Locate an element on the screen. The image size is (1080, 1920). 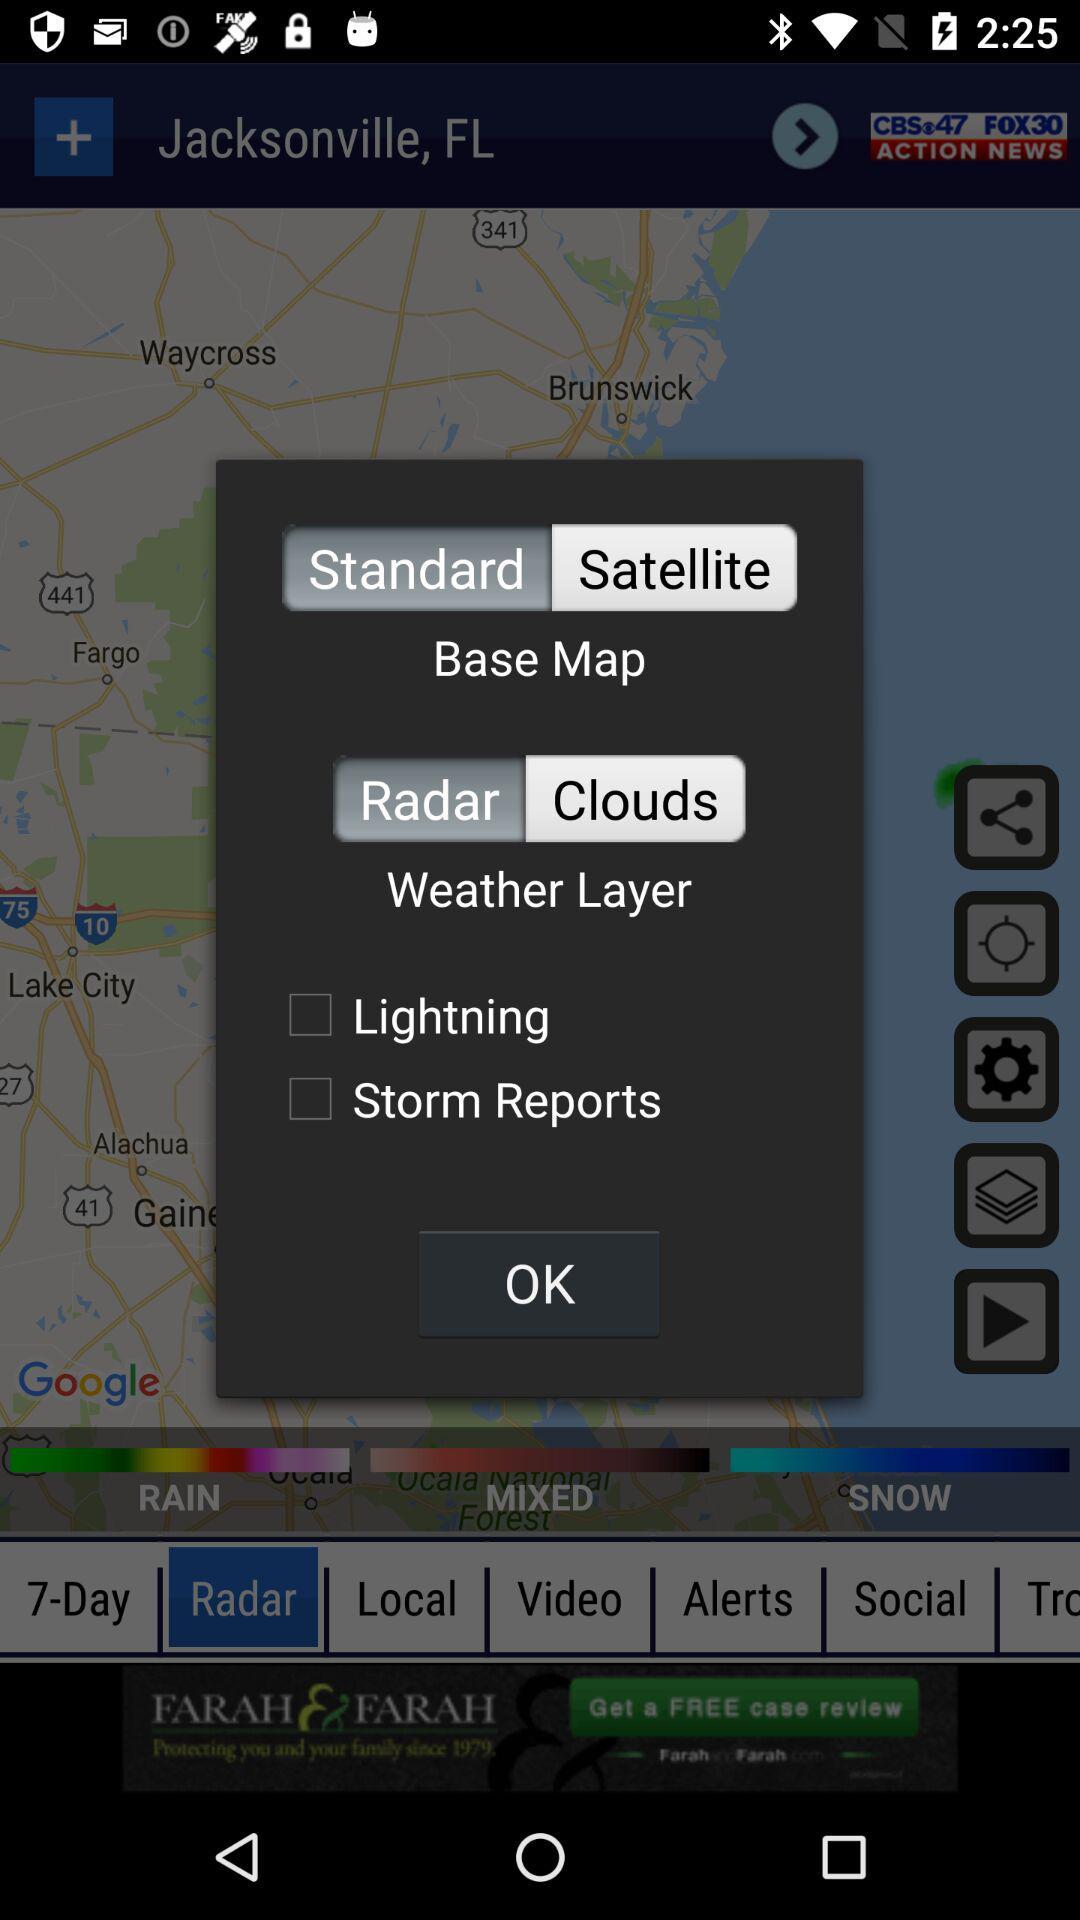
the item next to clouds icon is located at coordinates (428, 797).